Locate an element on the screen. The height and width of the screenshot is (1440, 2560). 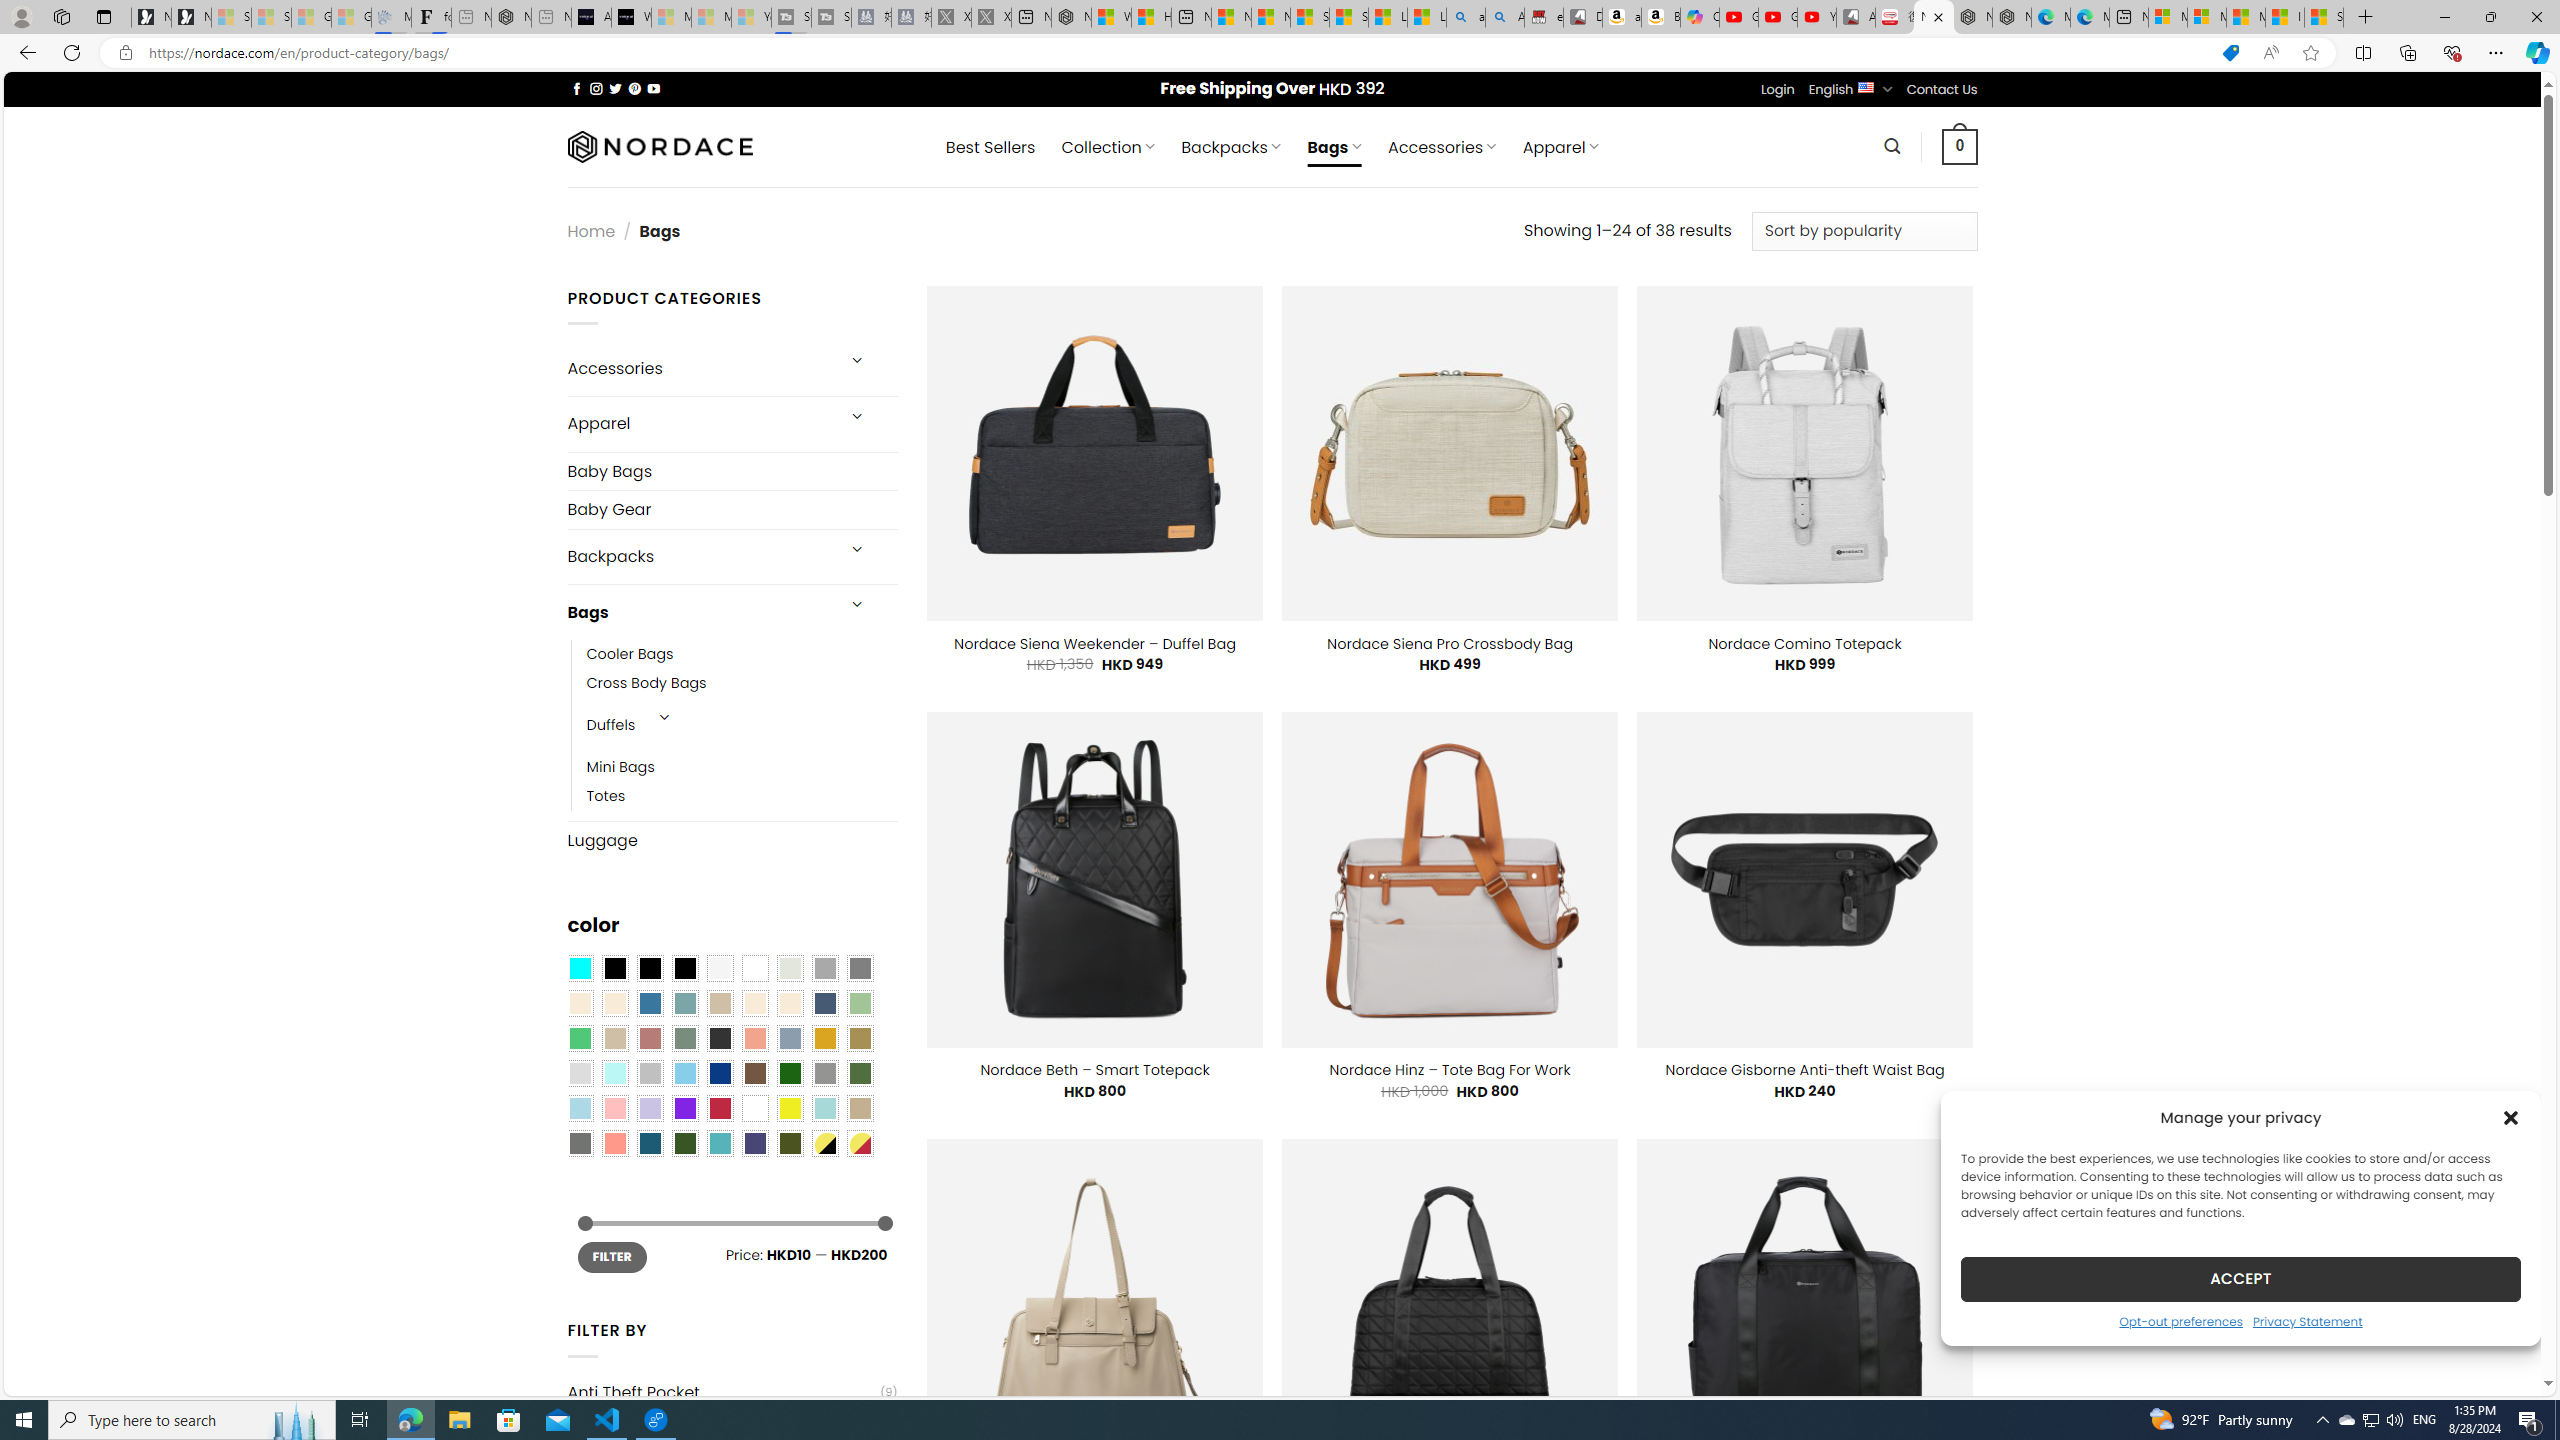
'Follow on Pinterest' is located at coordinates (632, 88).